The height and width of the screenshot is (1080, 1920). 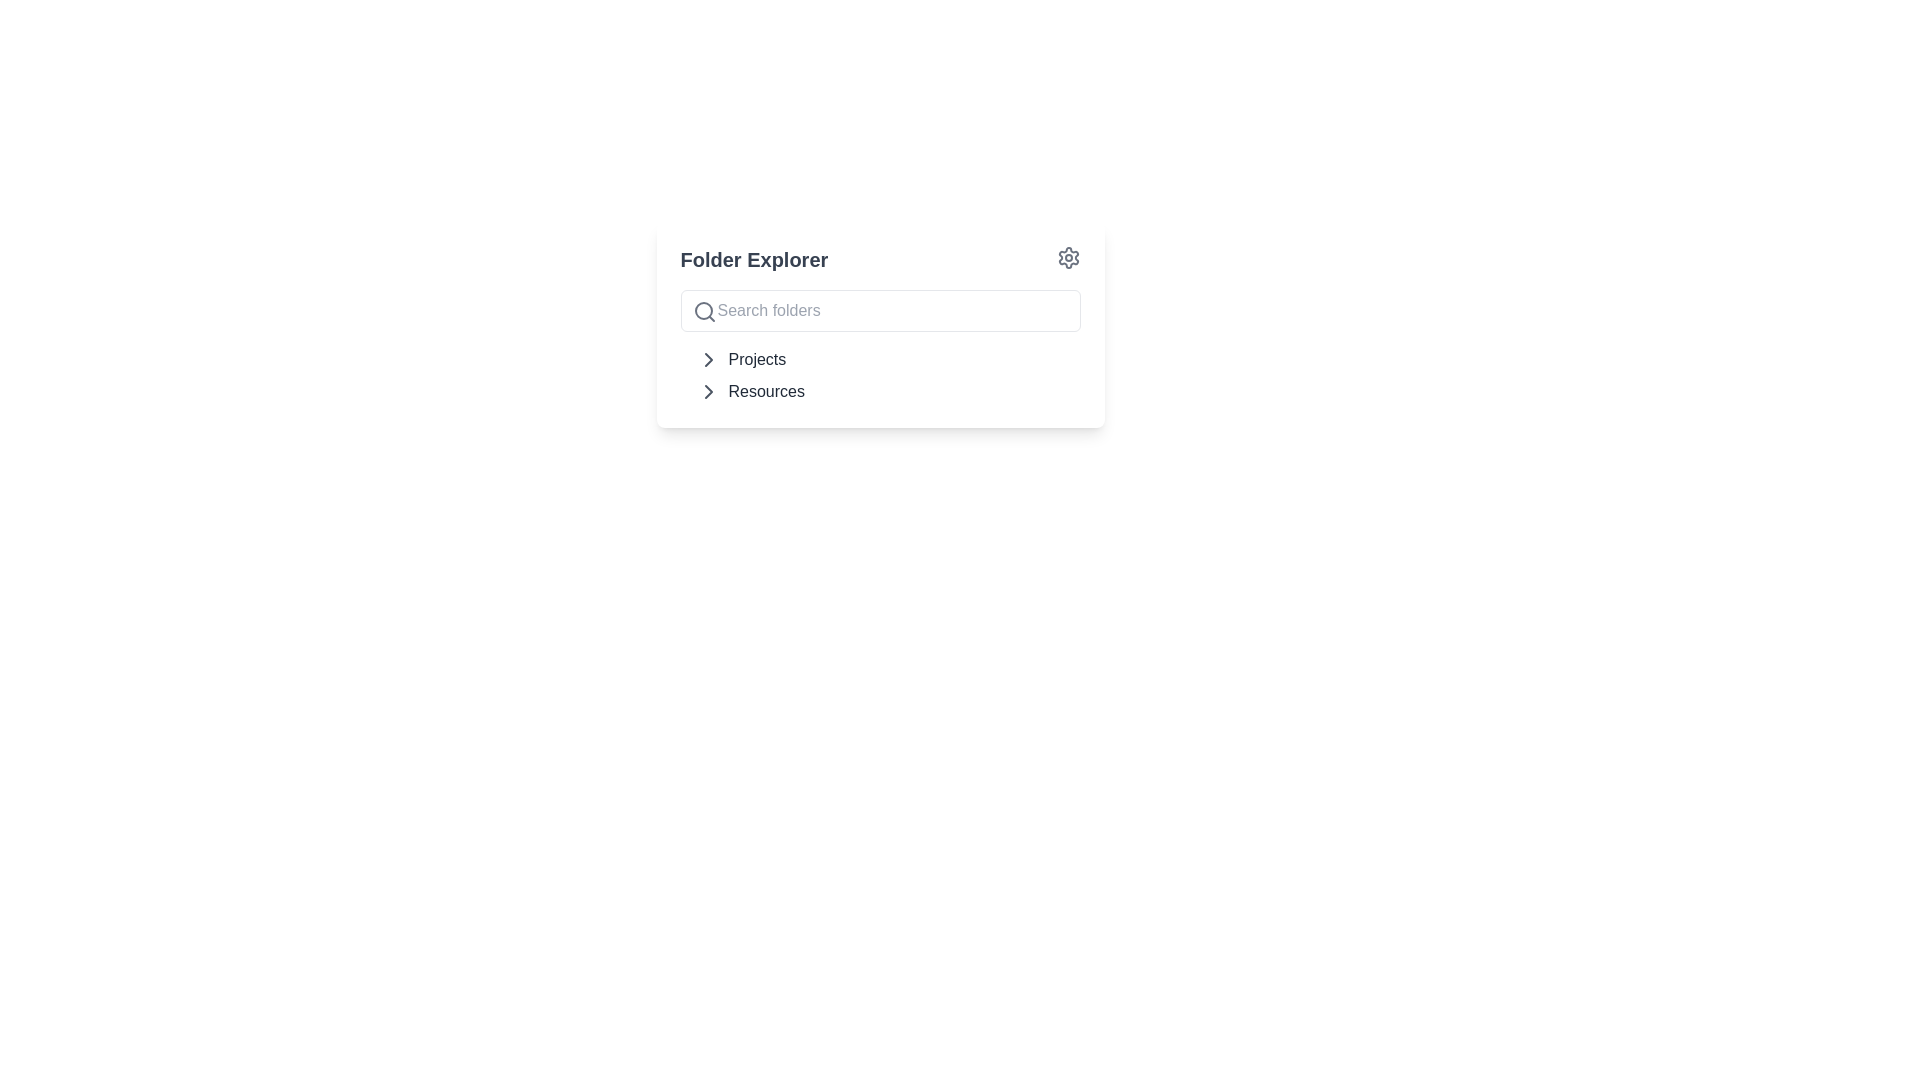 I want to click on the chevron icon indicating the 'Resources' folder in the 'Folder Explorer' section to expand or collapse its contents, so click(x=708, y=358).